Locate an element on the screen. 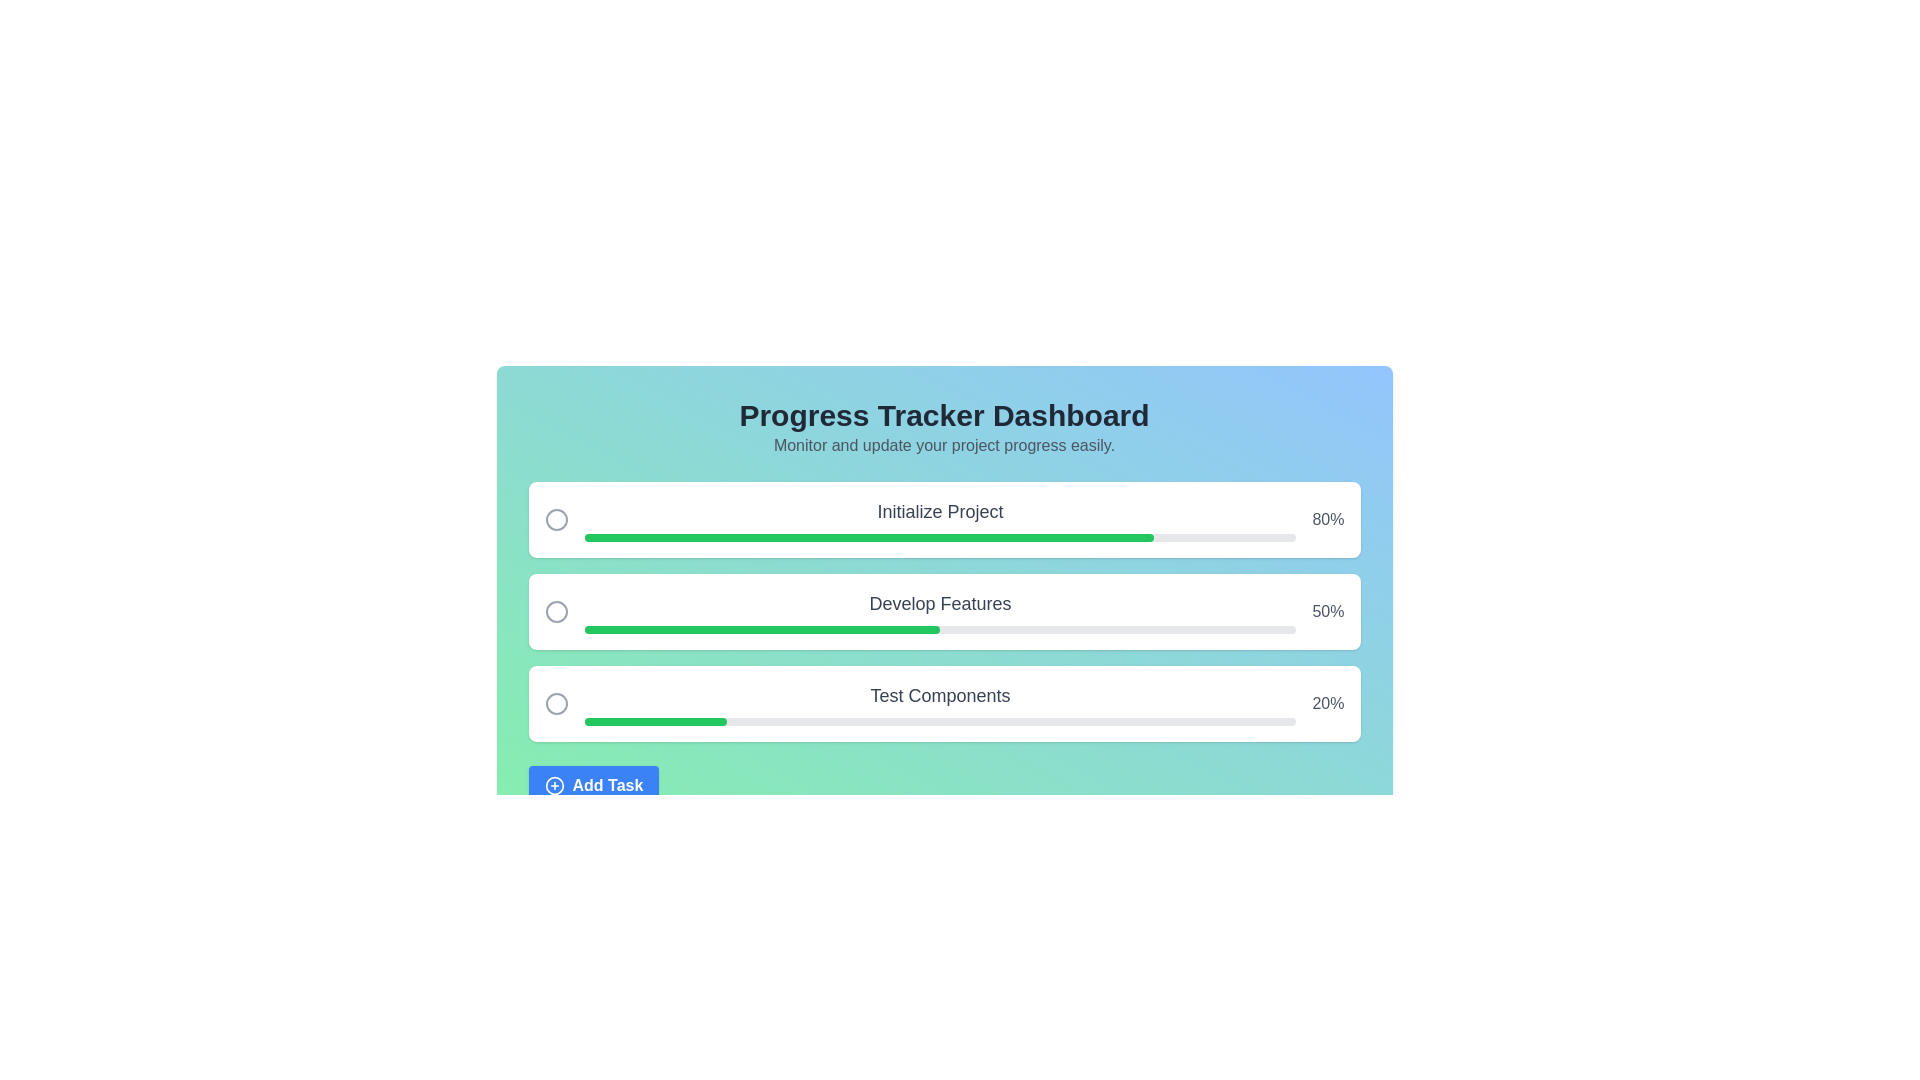  the progress bar of the Progress tracker that displays the completion progress of the task labeled 'Develop Features' is located at coordinates (943, 611).